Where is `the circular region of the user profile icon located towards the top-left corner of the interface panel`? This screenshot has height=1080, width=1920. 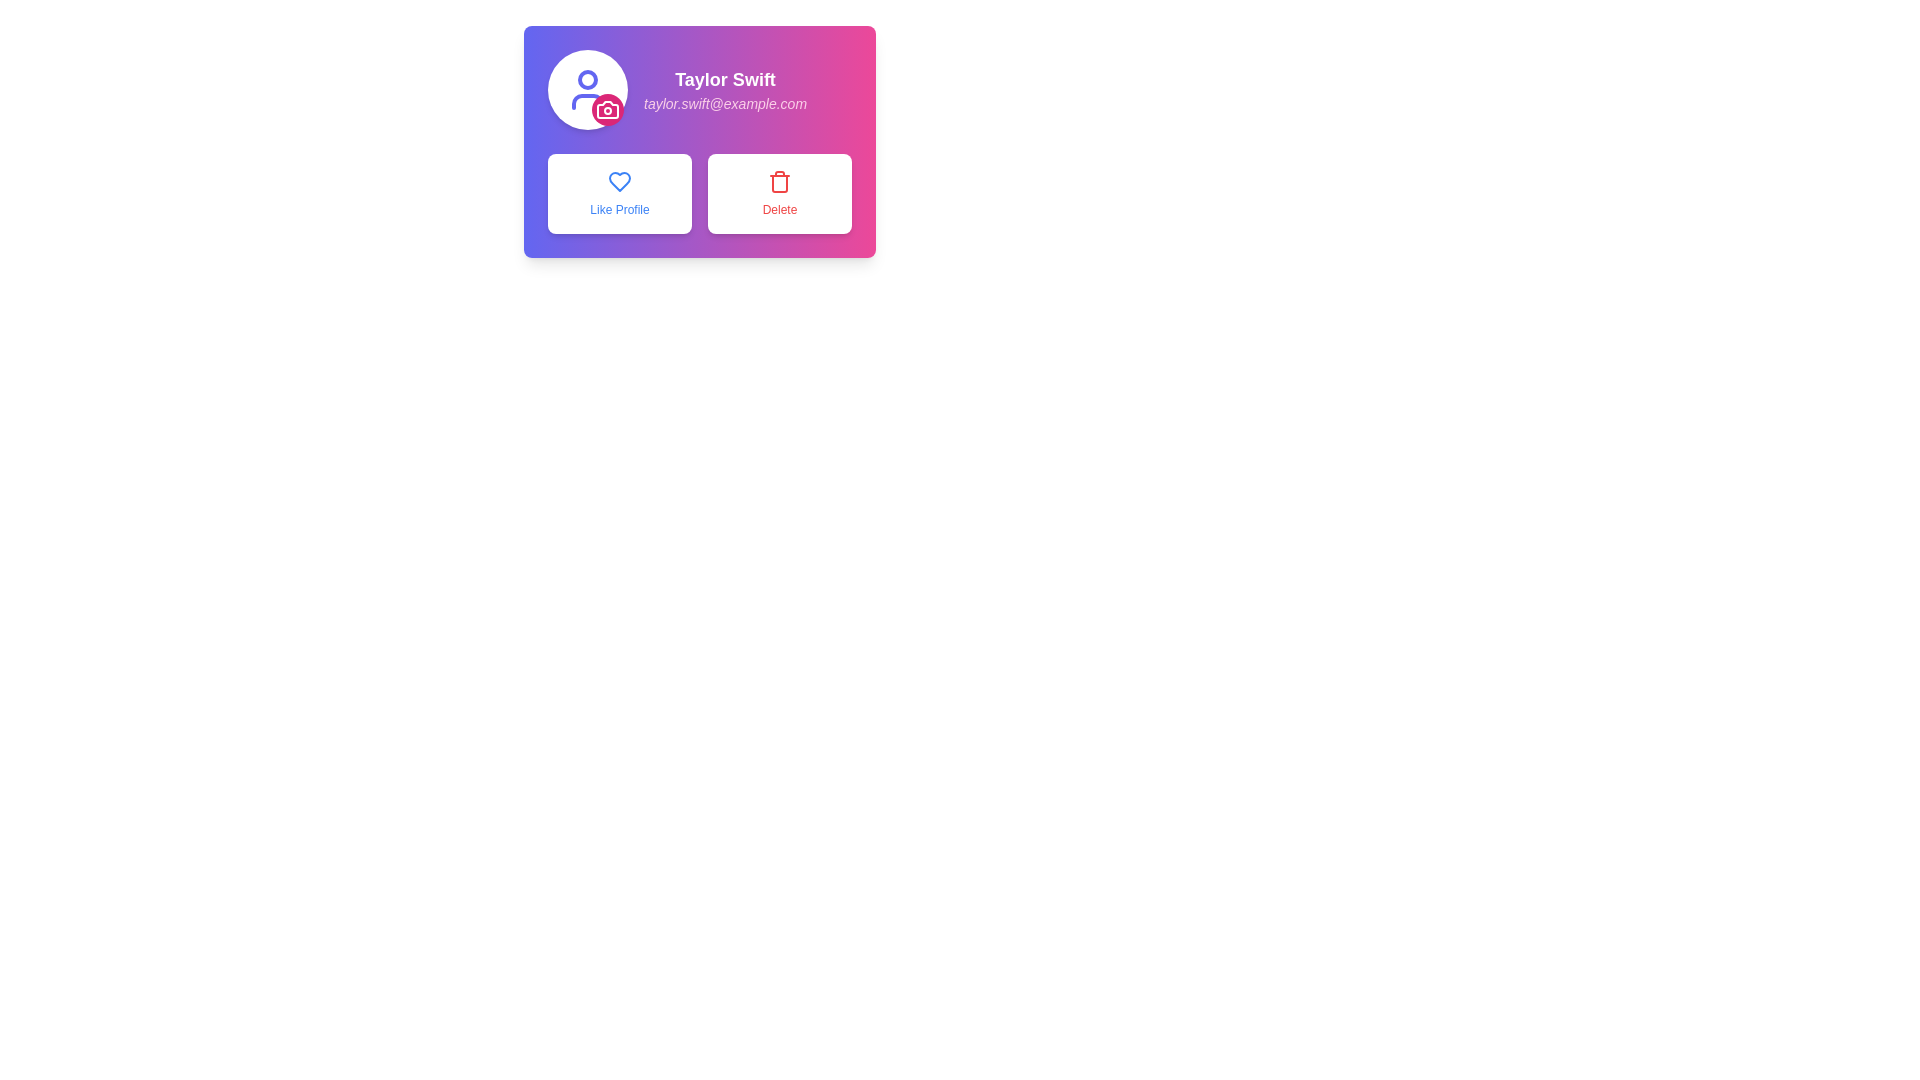 the circular region of the user profile icon located towards the top-left corner of the interface panel is located at coordinates (587, 79).